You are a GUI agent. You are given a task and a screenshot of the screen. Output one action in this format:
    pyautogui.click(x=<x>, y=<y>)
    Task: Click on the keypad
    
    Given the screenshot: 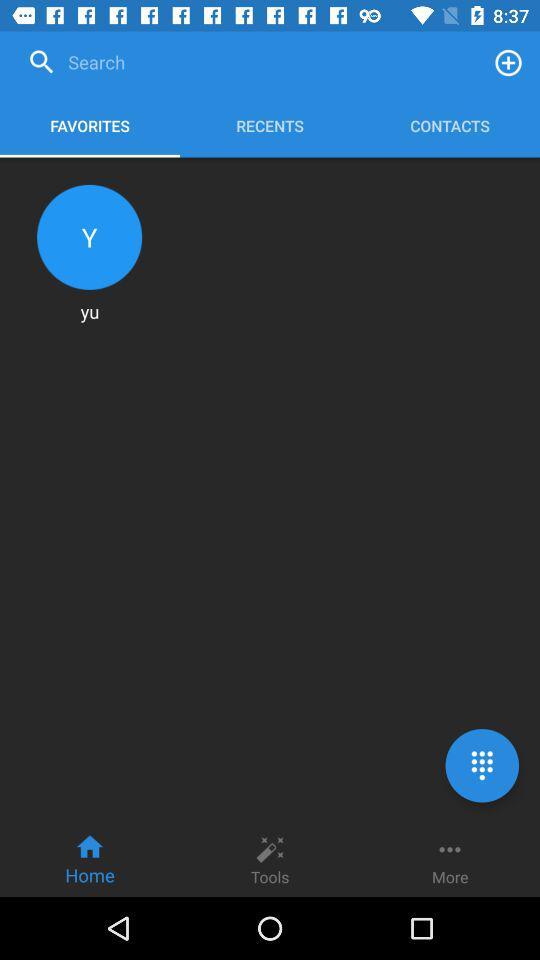 What is the action you would take?
    pyautogui.click(x=481, y=764)
    